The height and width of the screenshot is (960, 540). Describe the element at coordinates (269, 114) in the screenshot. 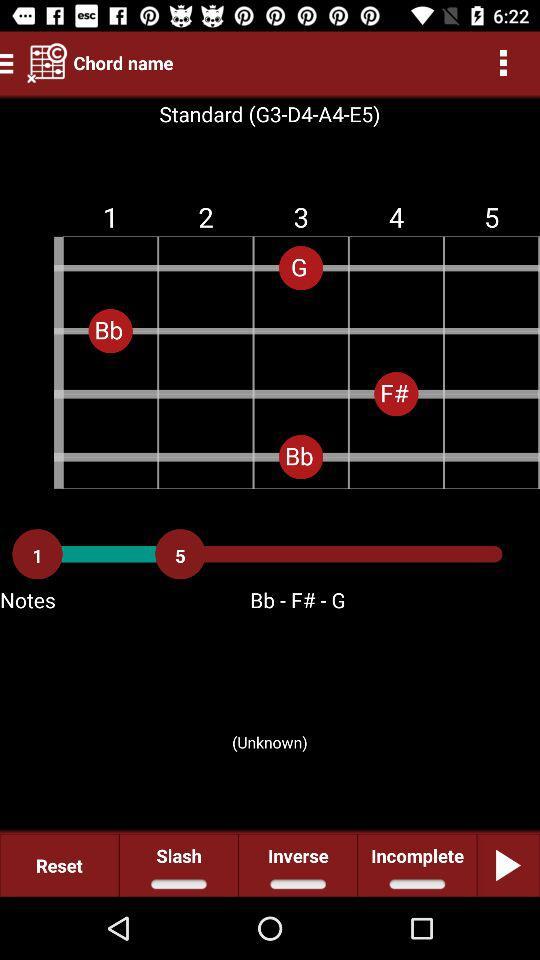

I see `standard g3 d4 icon` at that location.